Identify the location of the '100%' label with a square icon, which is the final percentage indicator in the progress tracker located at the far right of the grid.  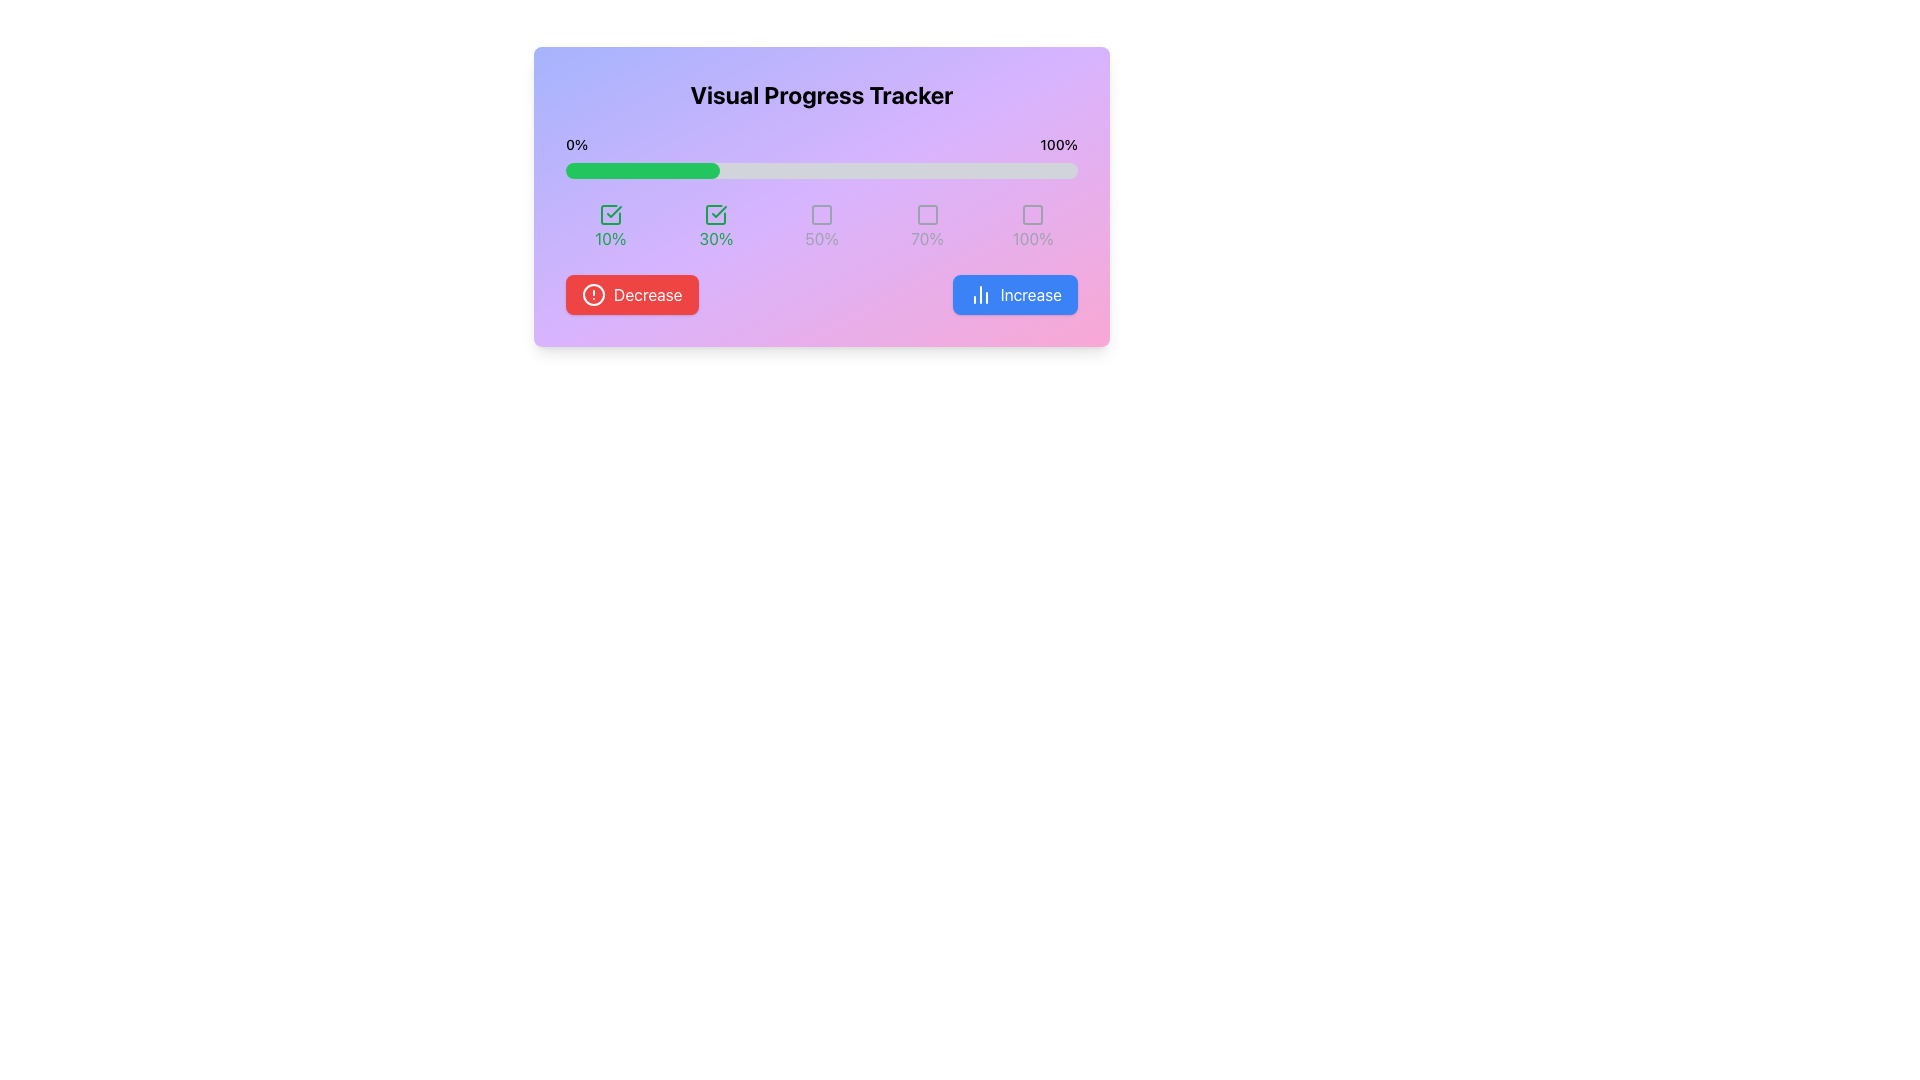
(1033, 226).